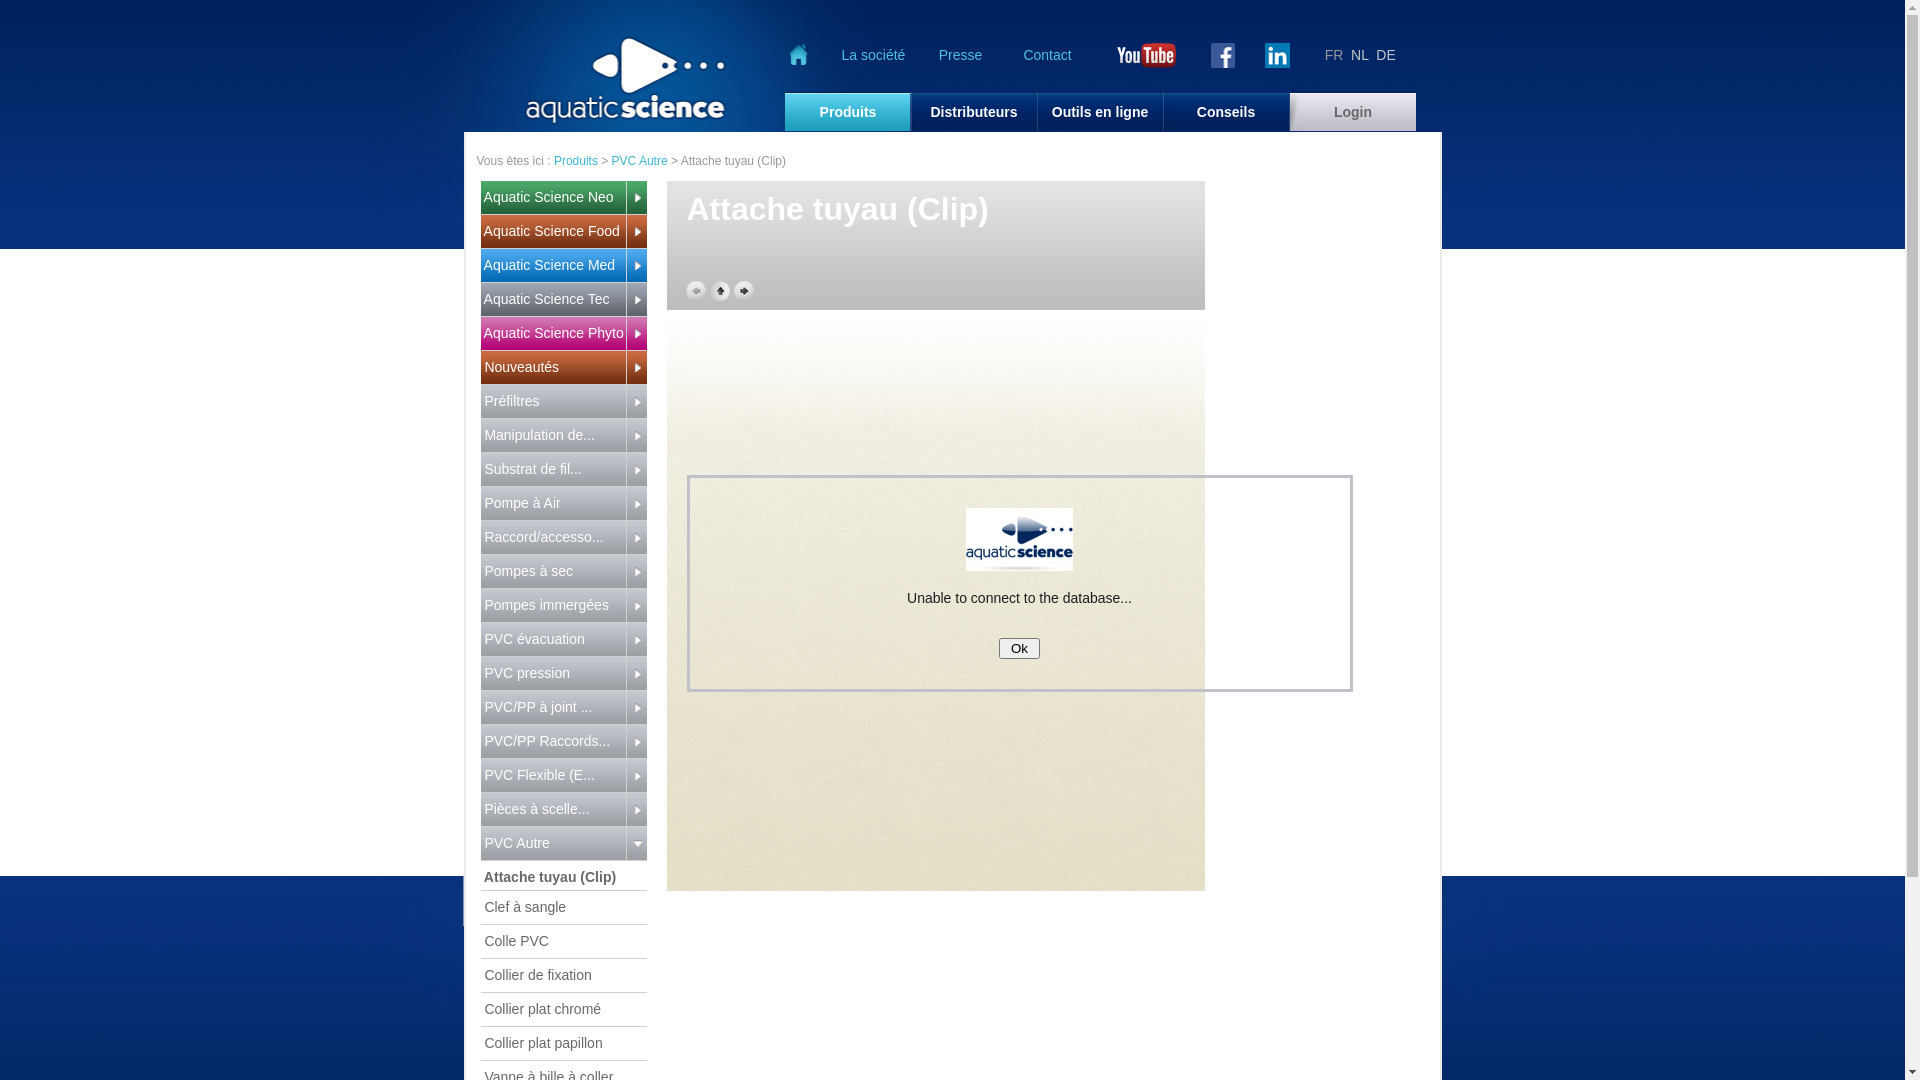  I want to click on ' Aquatic Science Med', so click(552, 265).